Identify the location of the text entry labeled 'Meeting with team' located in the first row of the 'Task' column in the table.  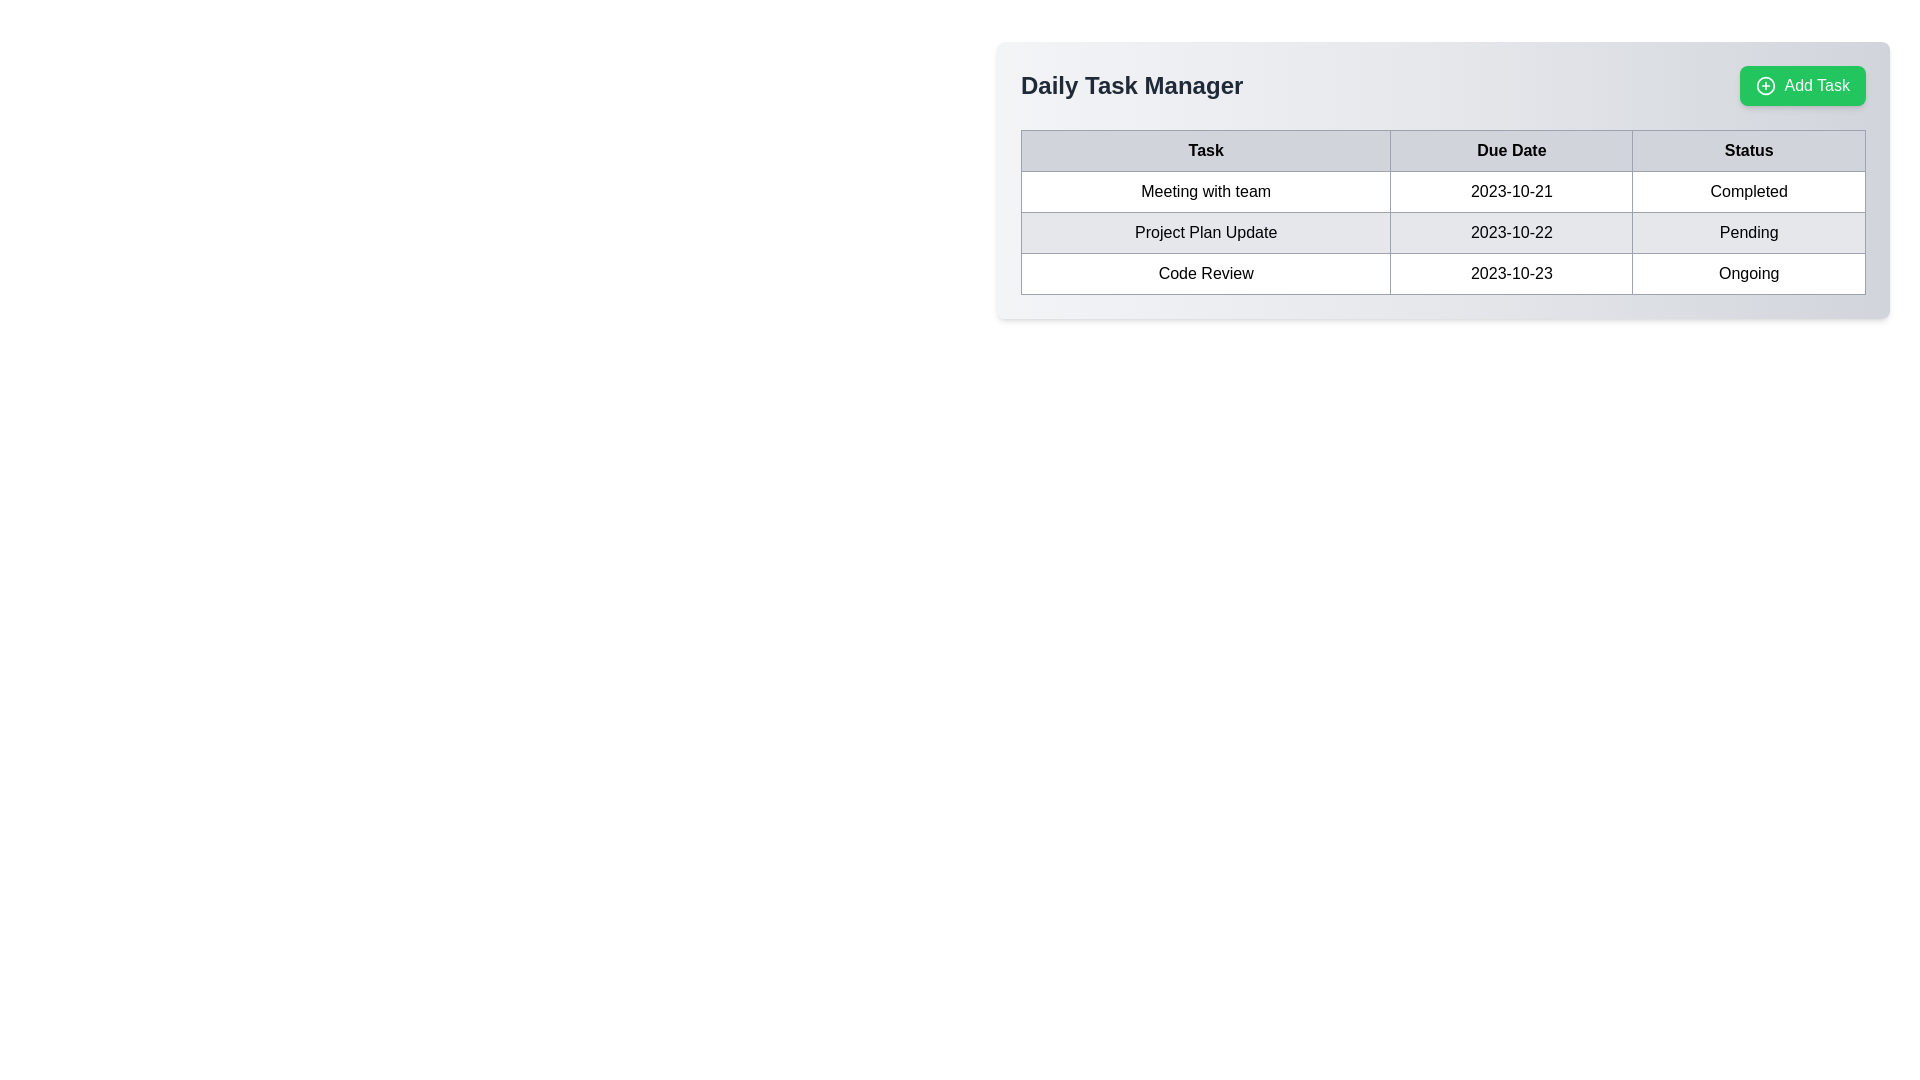
(1205, 192).